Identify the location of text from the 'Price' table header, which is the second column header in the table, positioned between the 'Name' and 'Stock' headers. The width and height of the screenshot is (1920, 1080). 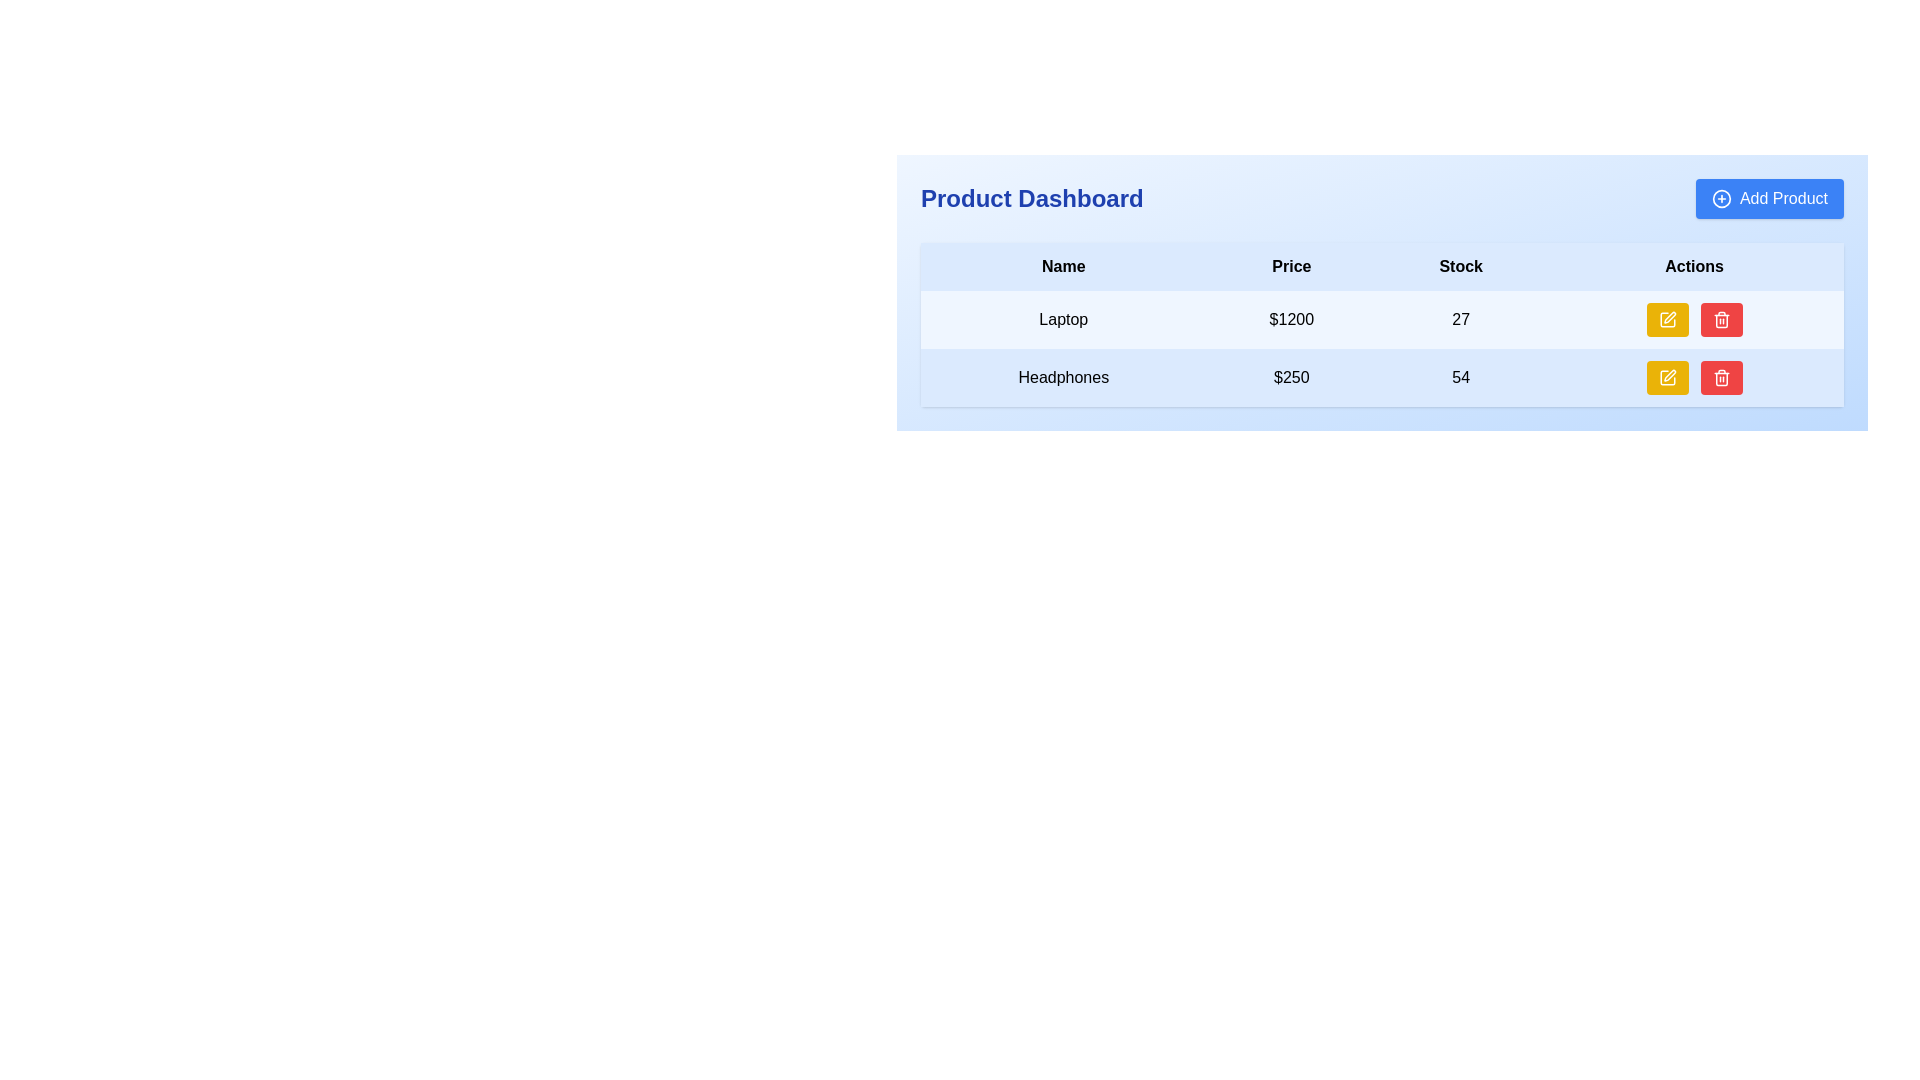
(1291, 265).